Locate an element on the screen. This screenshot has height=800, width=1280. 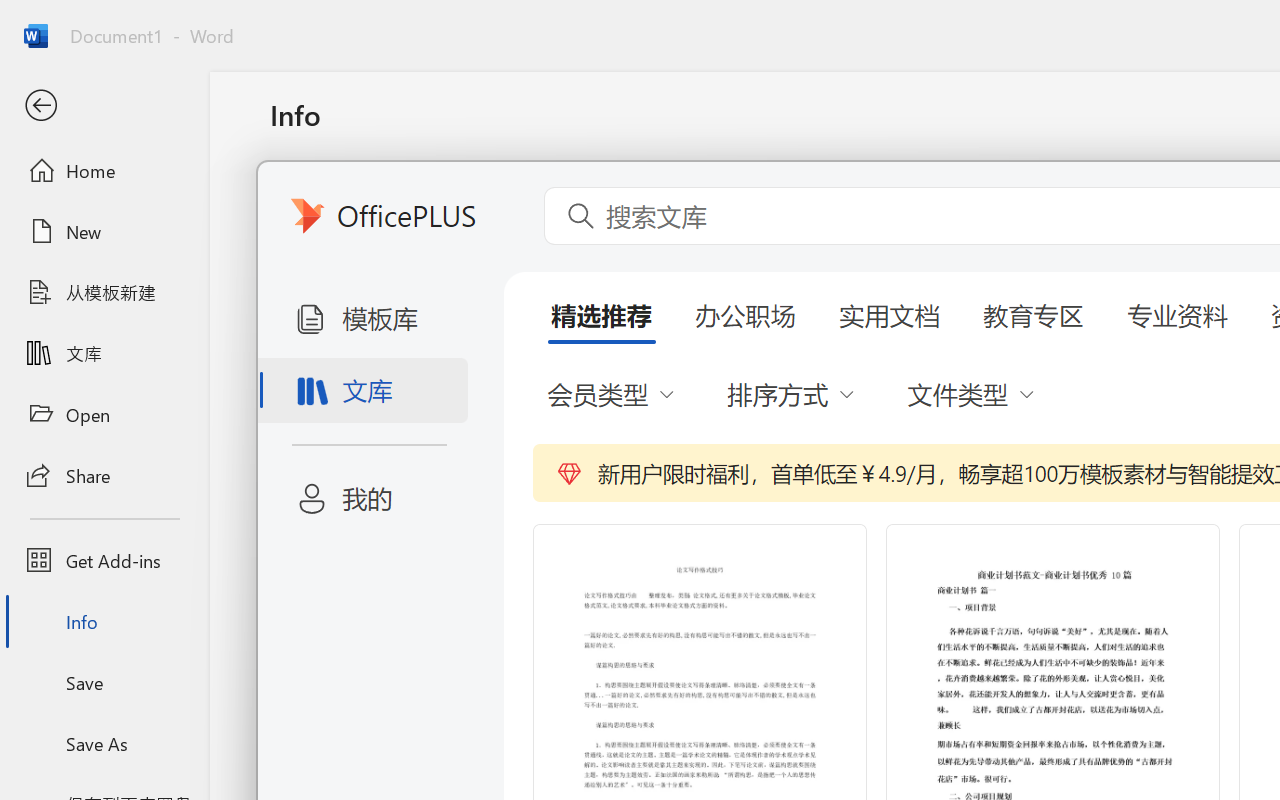
'New' is located at coordinates (103, 231).